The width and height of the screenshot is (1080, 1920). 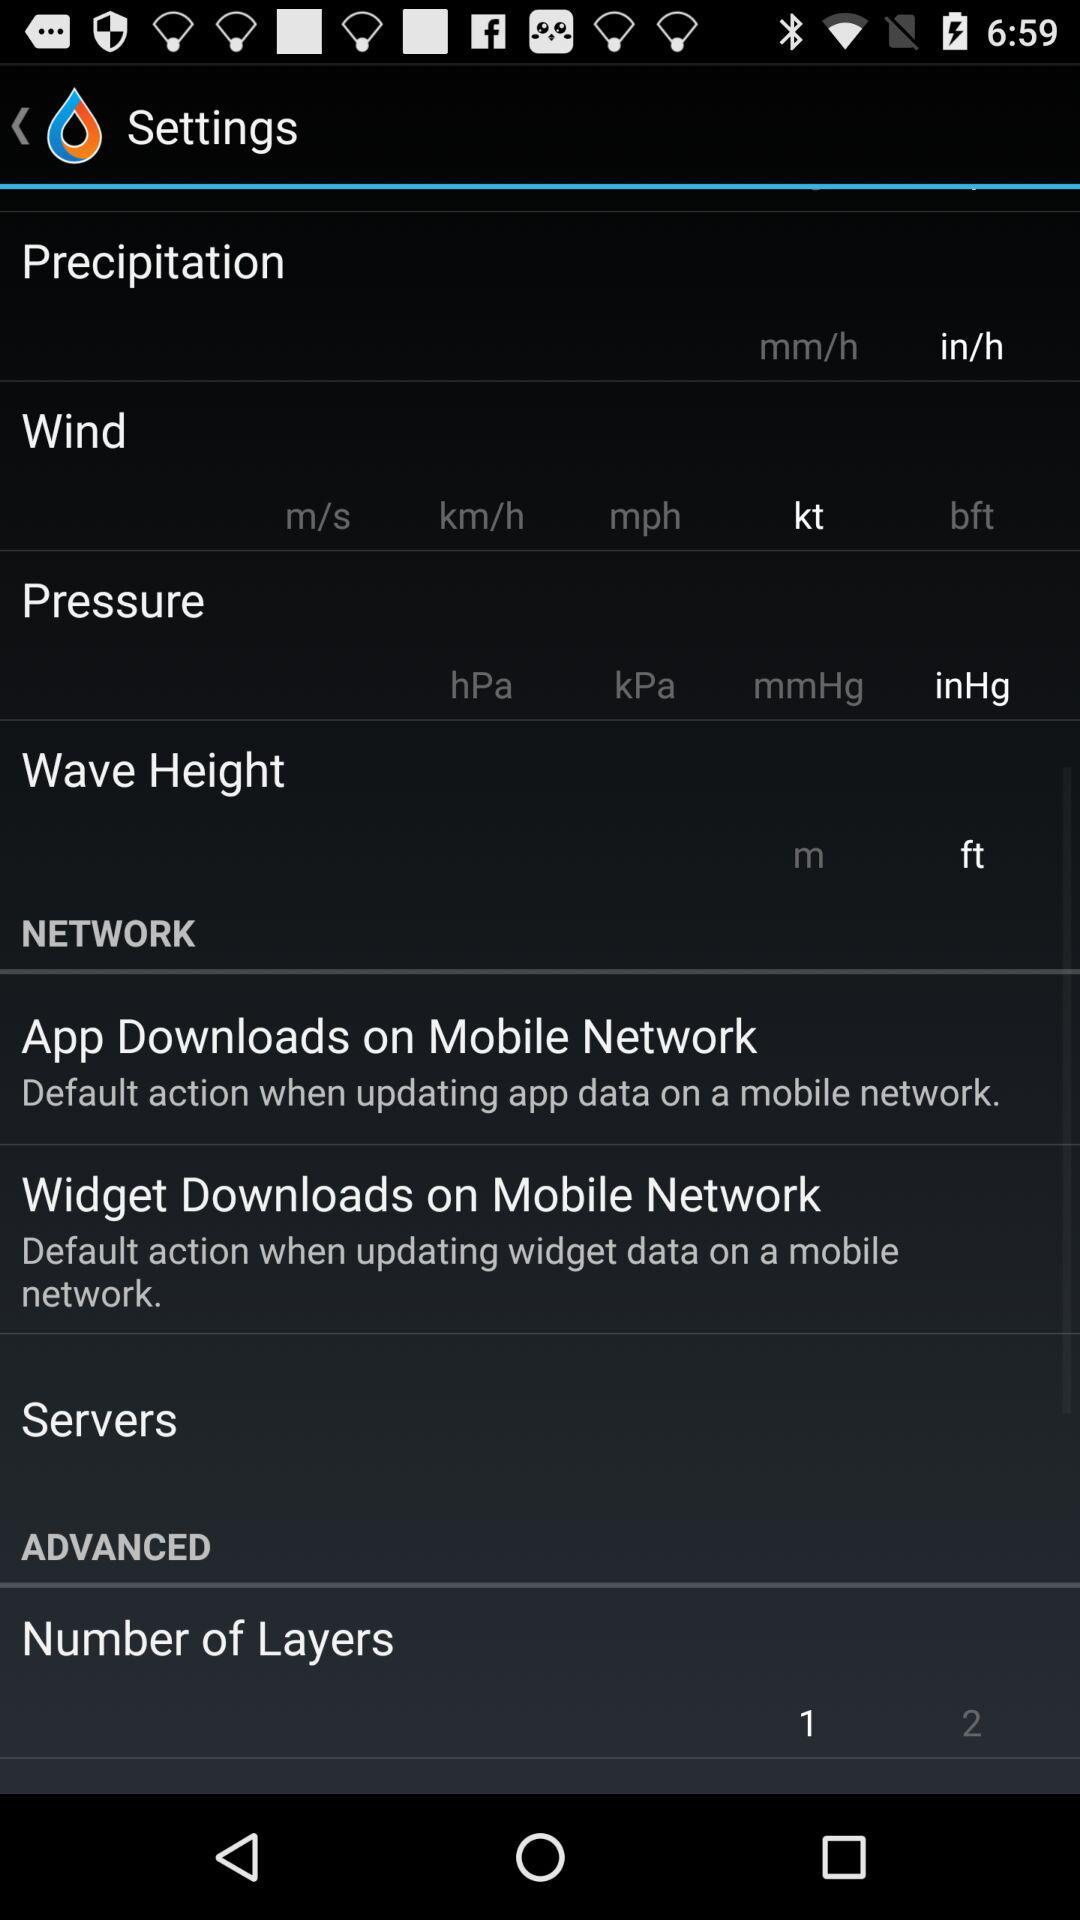 What do you see at coordinates (644, 684) in the screenshot?
I see `app to the left of mmhg app` at bounding box center [644, 684].